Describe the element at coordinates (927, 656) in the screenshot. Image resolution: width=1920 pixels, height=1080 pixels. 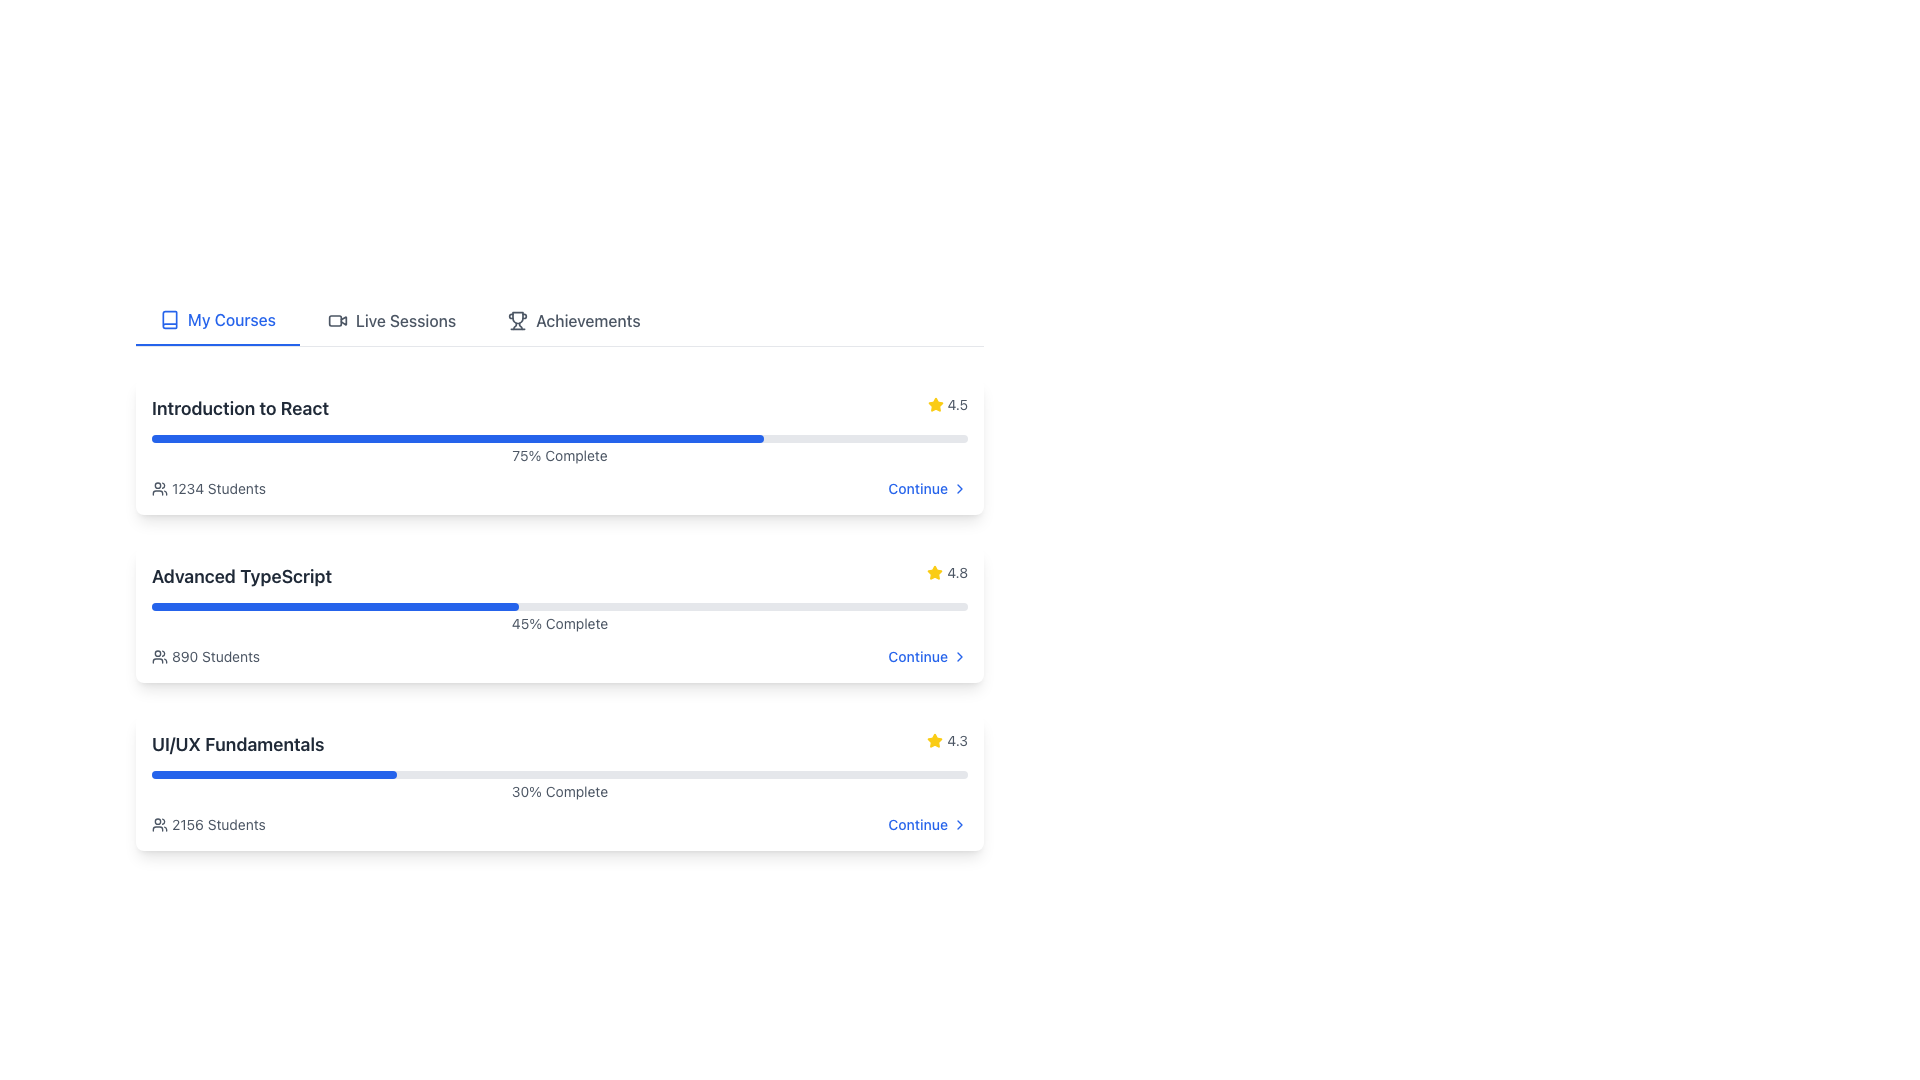
I see `the 'Continue' button in the 'Advanced TypeScript' section, which features a blue text label and a right arrow icon, indicating progression` at that location.